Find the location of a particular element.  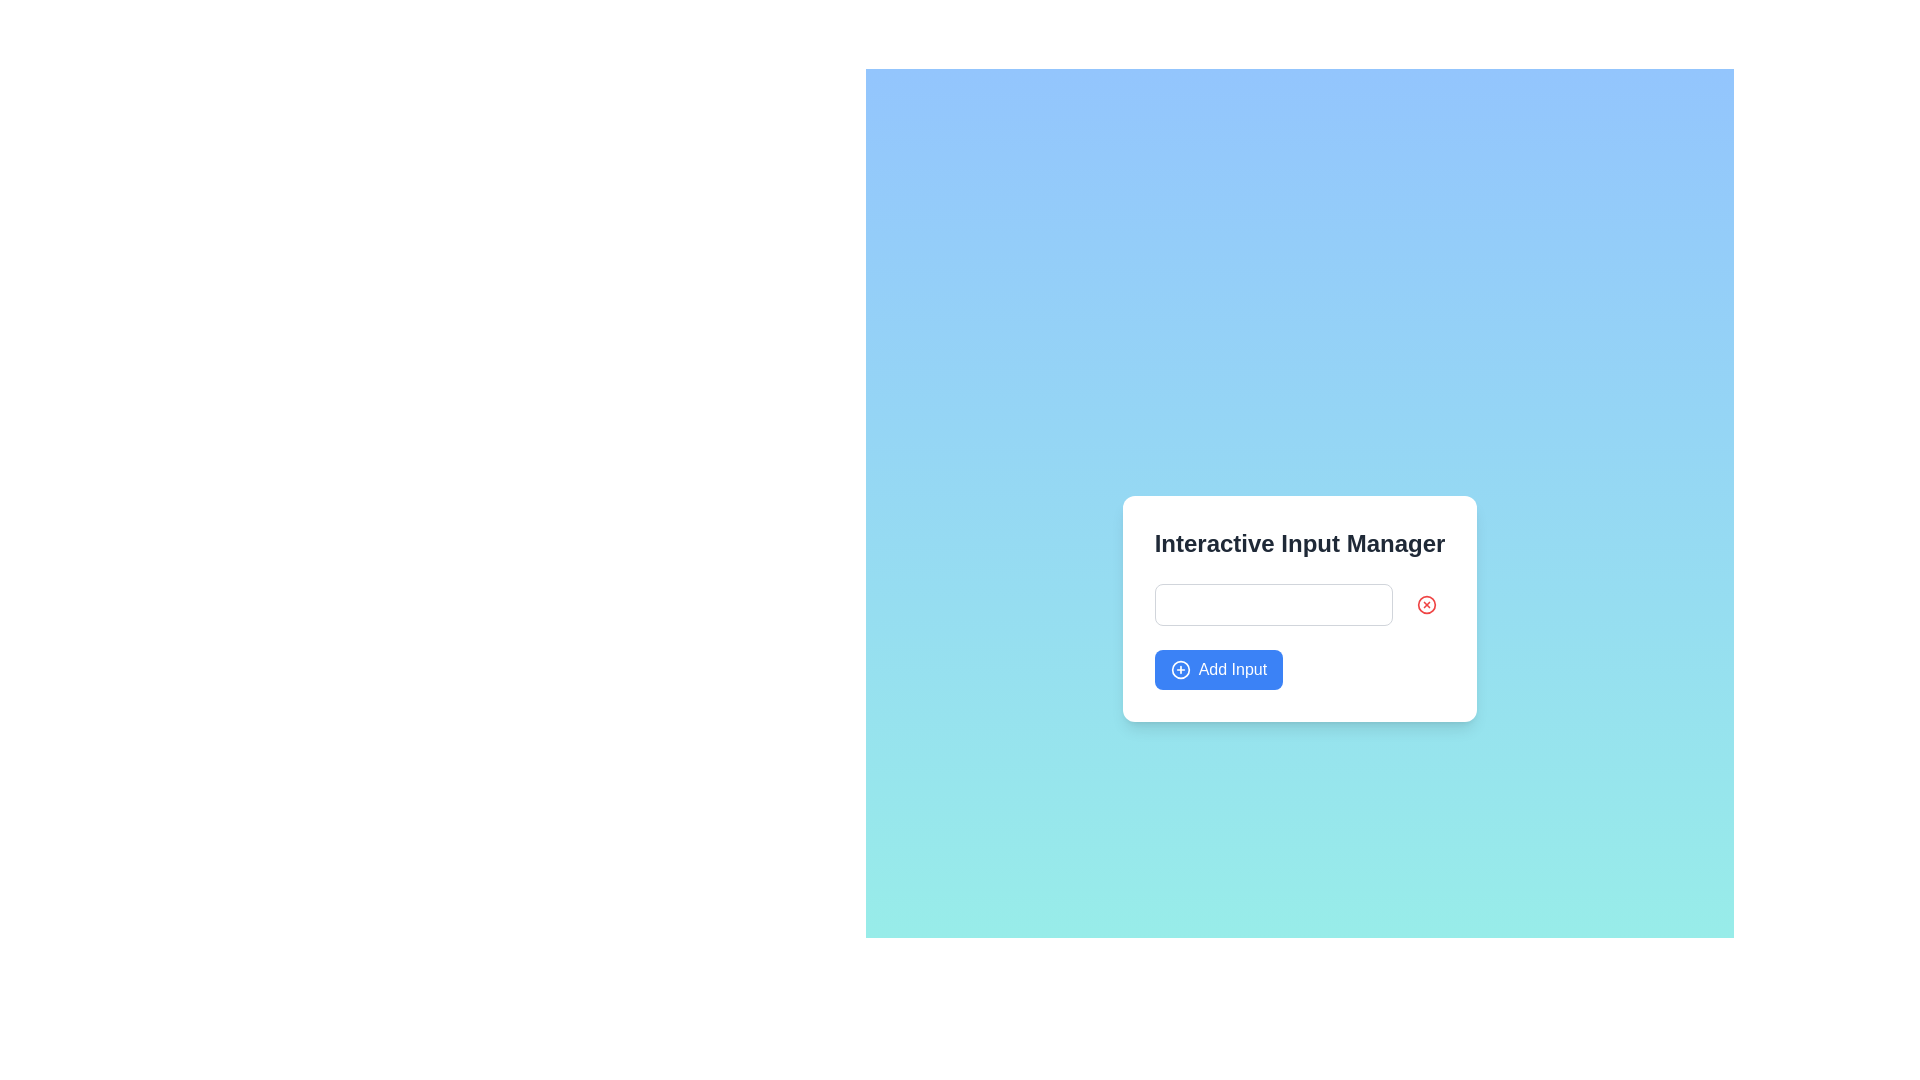

the 'Add Input' button located at the bottom left of the 'Interactive Input Manager' card is located at coordinates (1217, 670).